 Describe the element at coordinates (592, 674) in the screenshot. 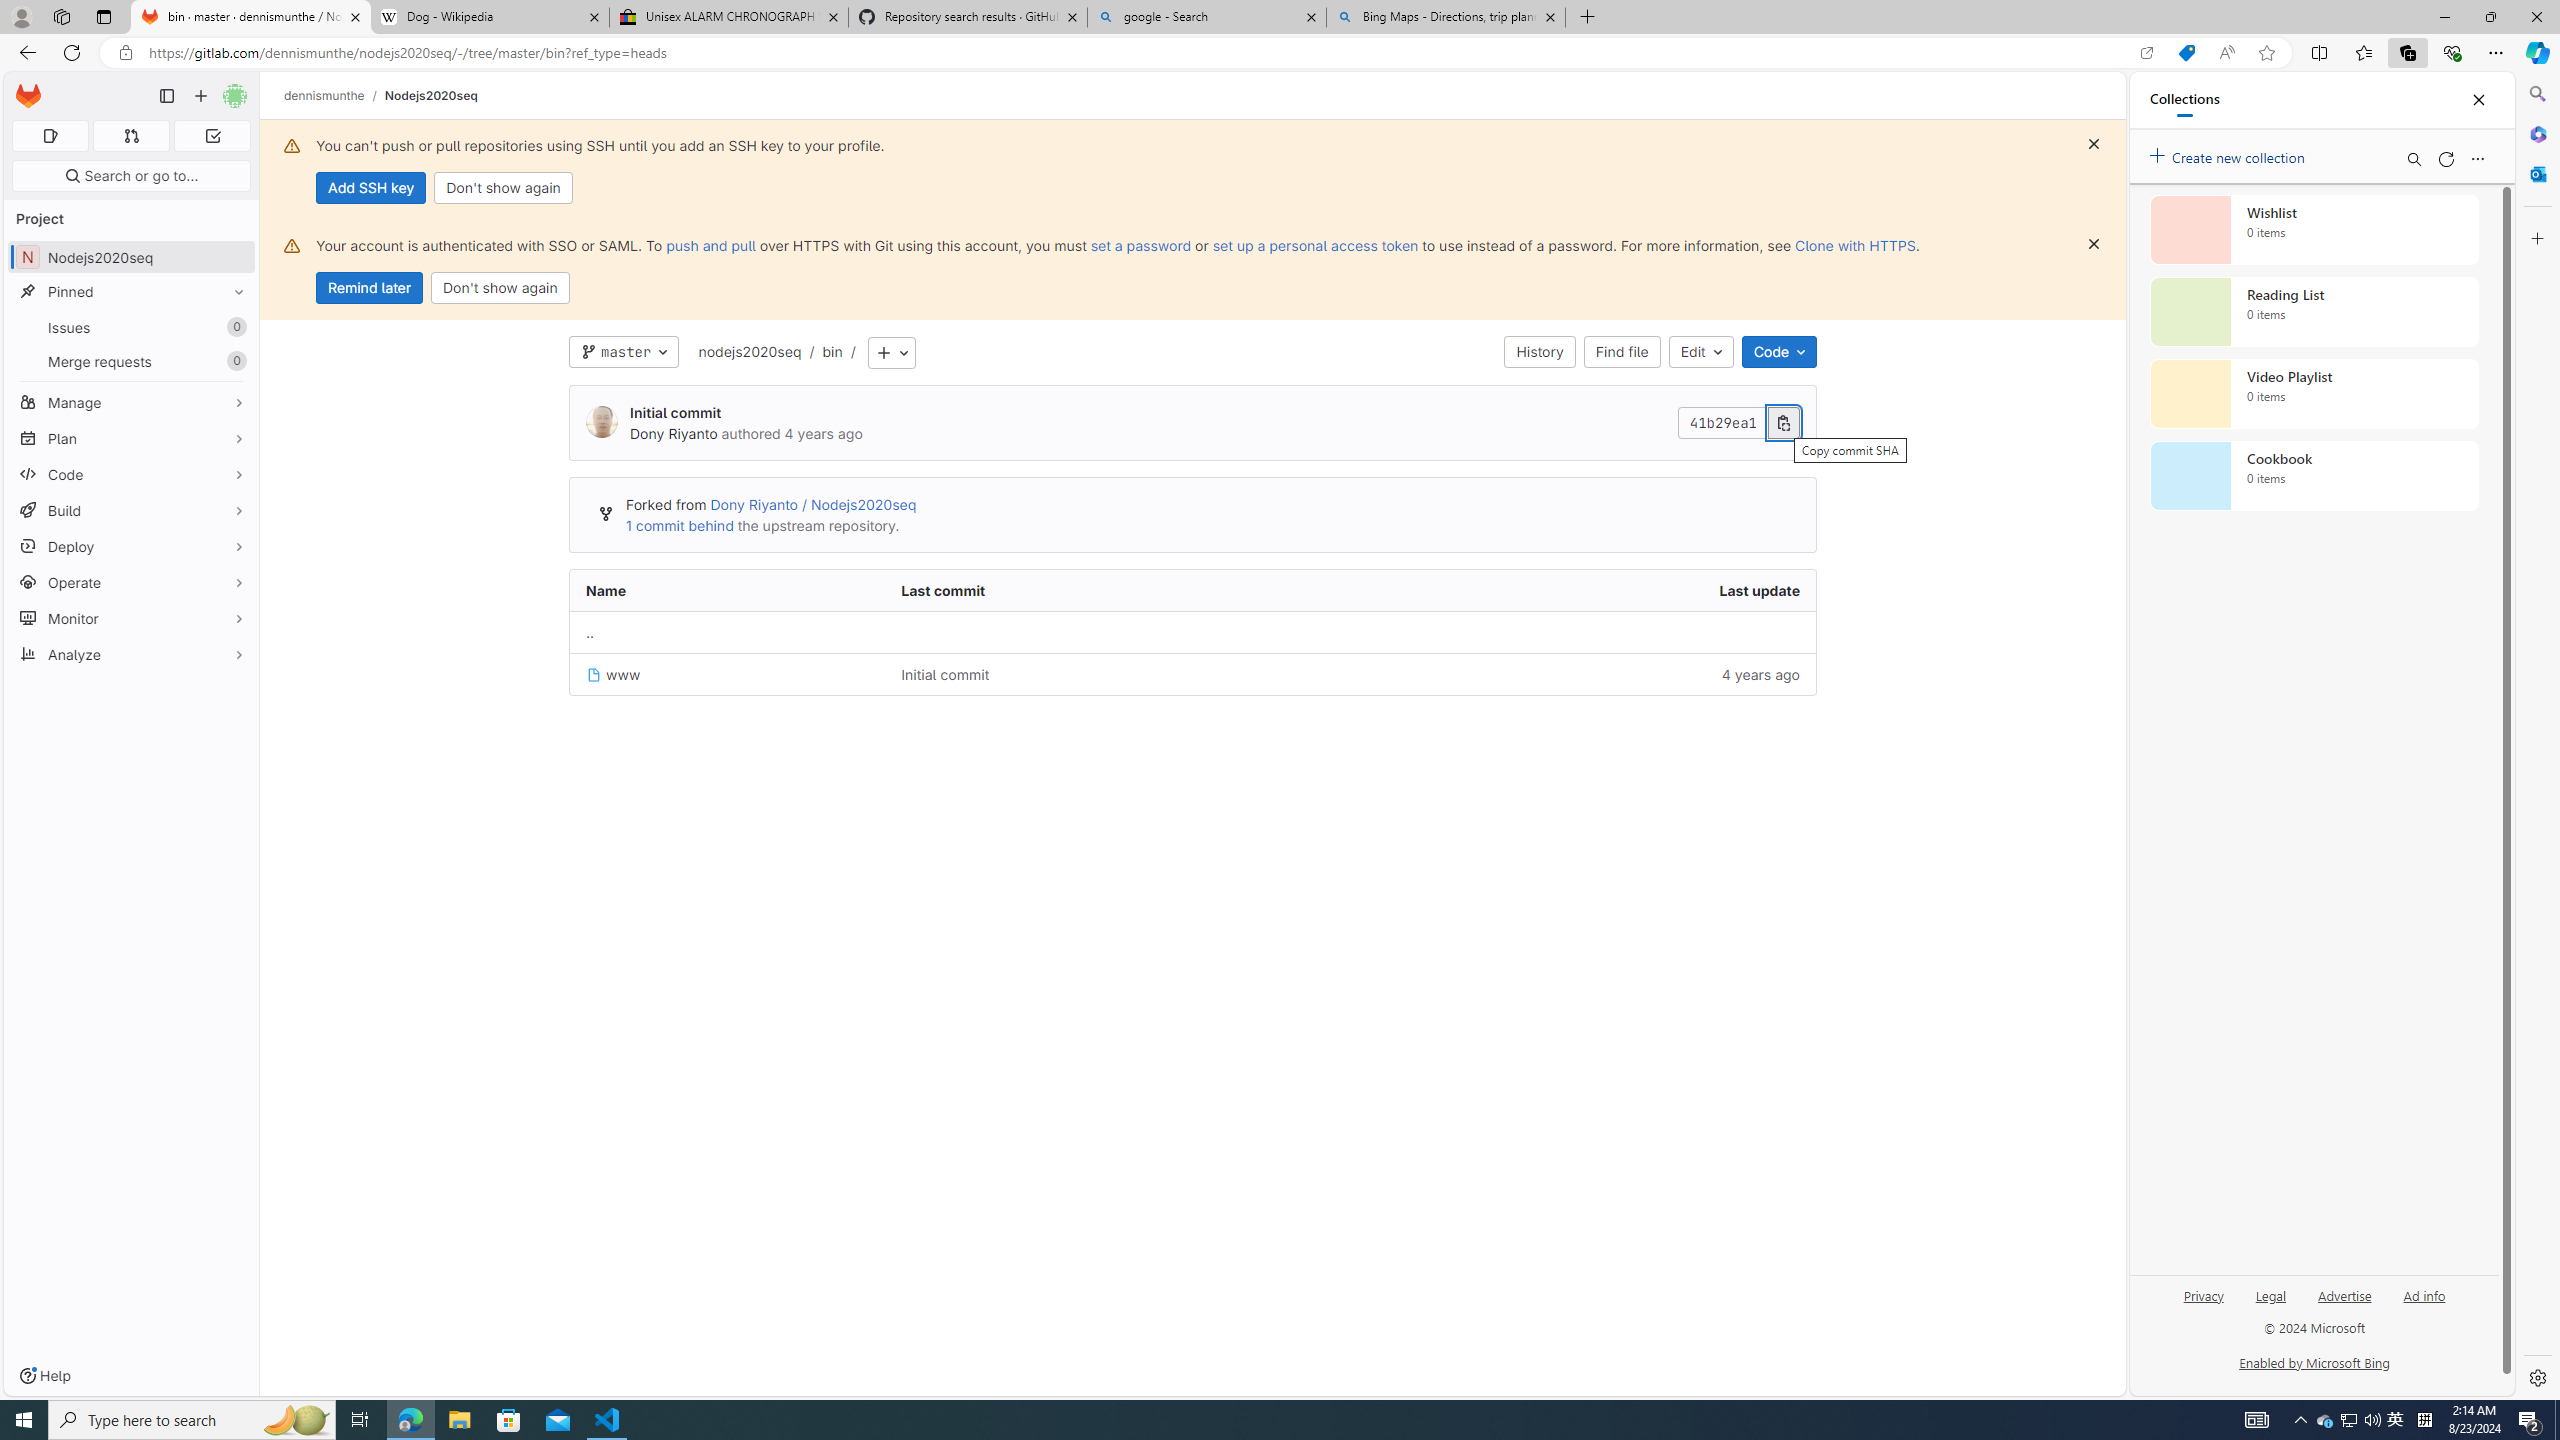

I see `'Class: s16 position-relative file-icon'` at that location.